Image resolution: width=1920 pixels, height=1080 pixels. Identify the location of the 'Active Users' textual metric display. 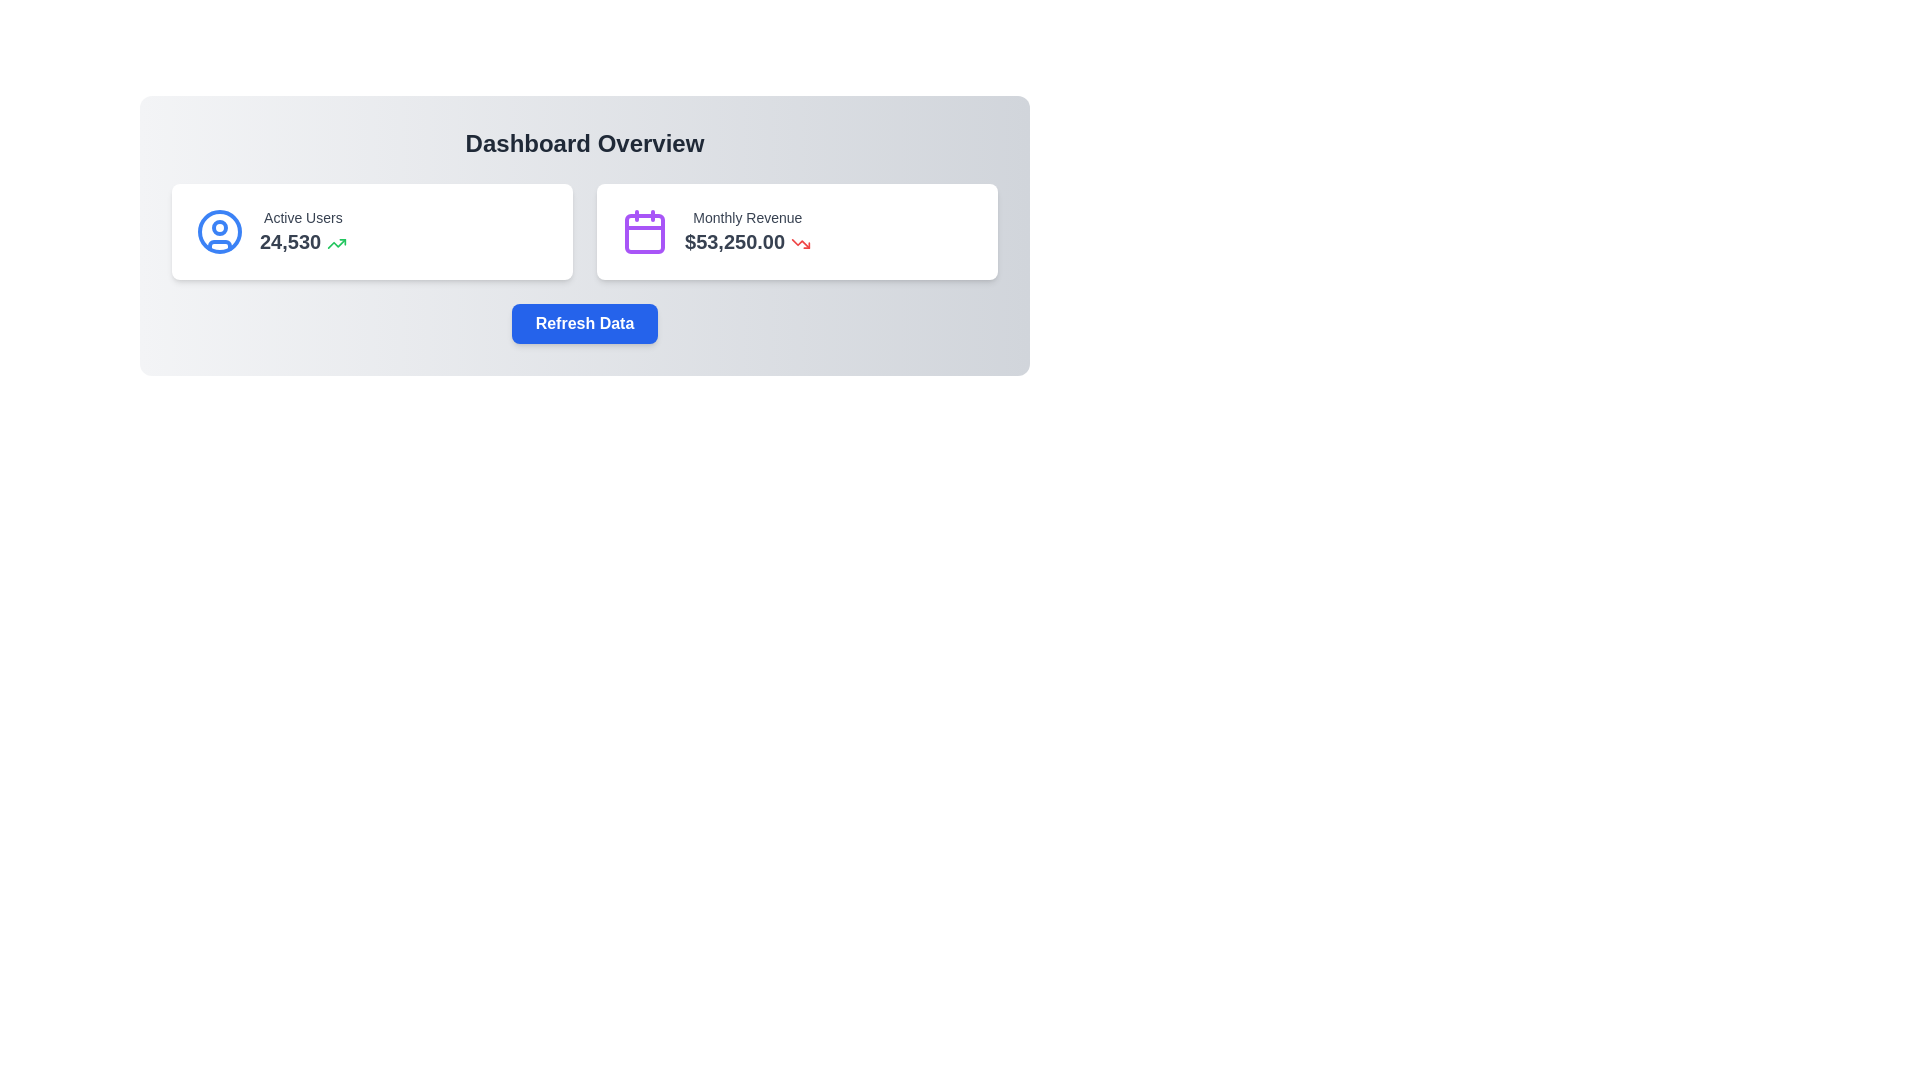
(302, 230).